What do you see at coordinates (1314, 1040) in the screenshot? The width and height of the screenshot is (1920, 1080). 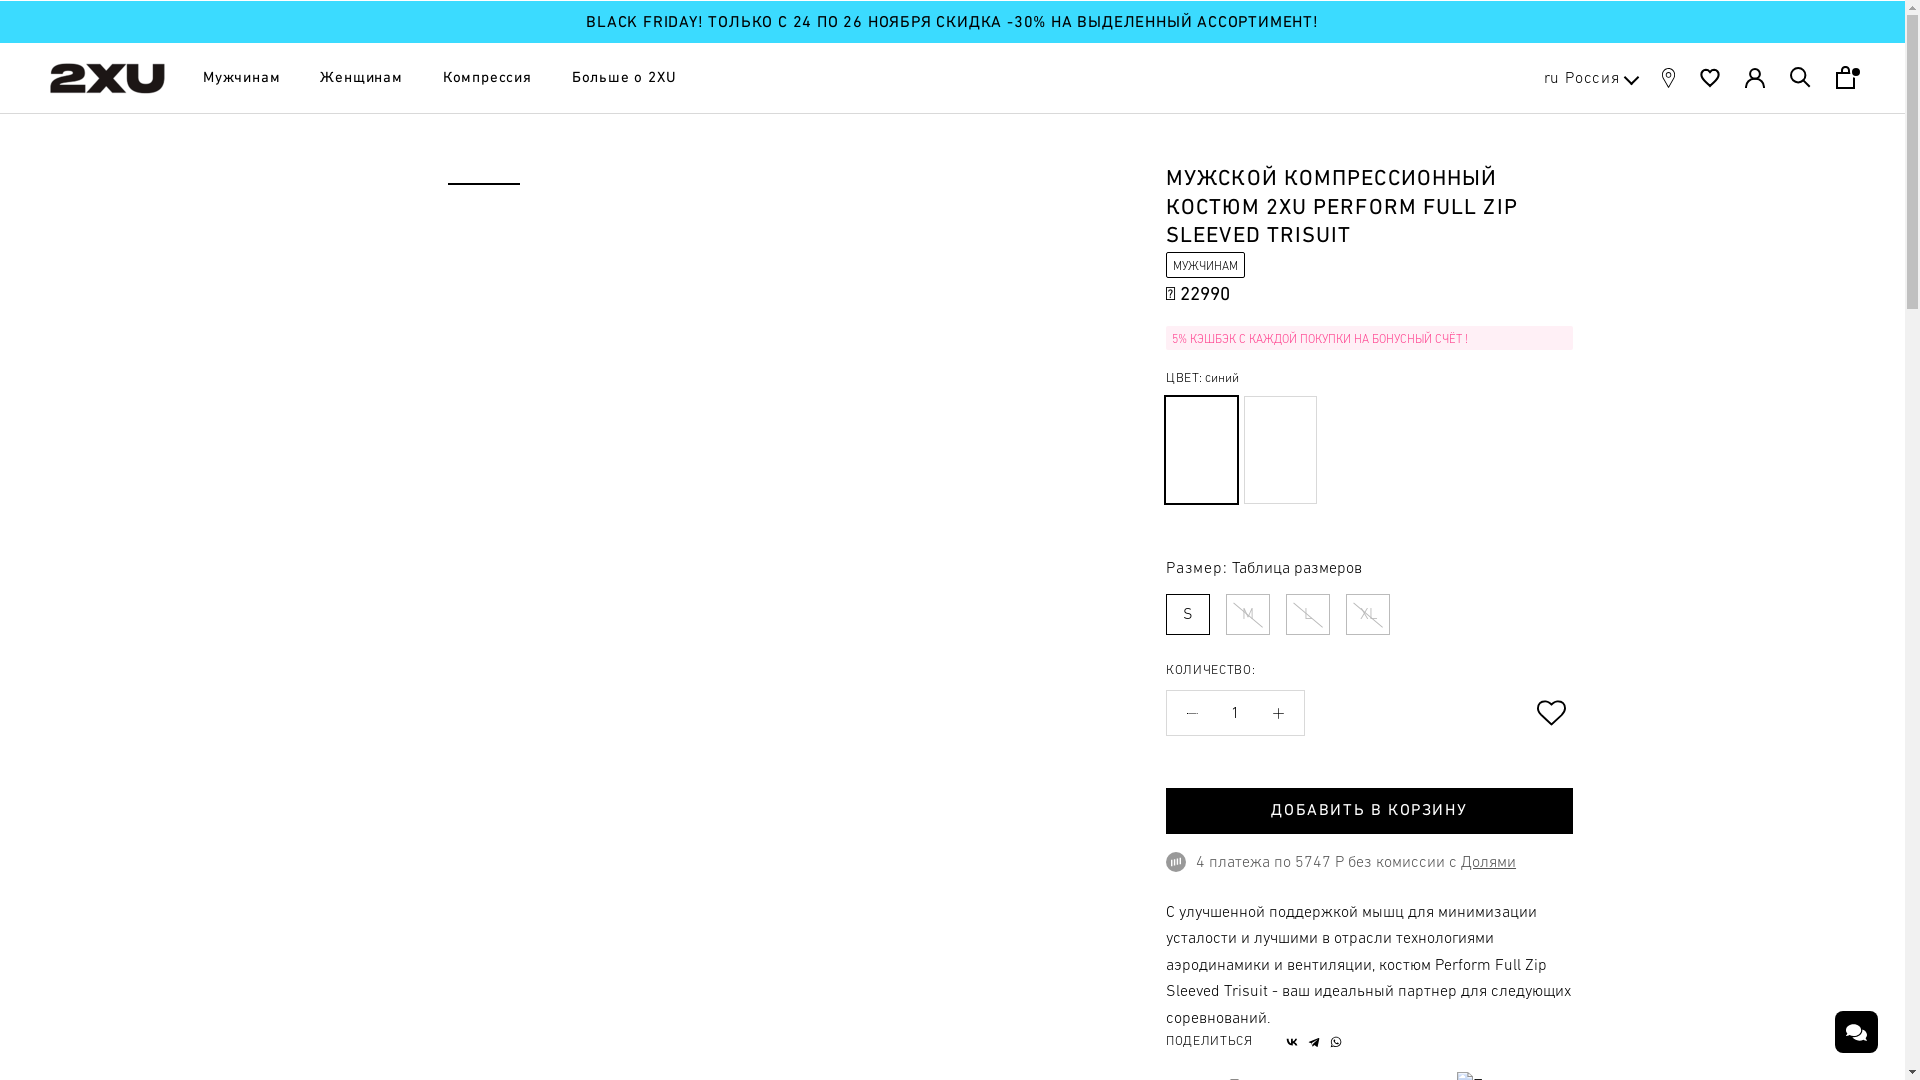 I see `'Telegram'` at bounding box center [1314, 1040].